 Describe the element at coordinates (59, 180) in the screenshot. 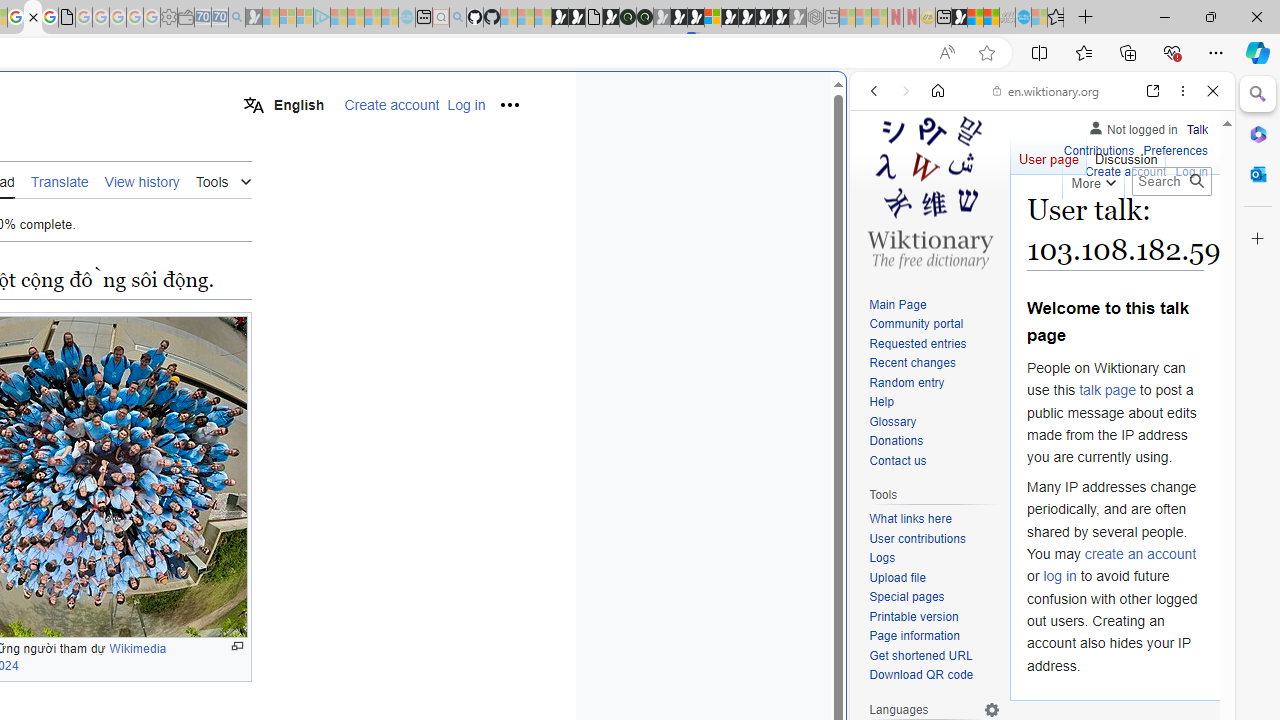

I see `'Translate'` at that location.